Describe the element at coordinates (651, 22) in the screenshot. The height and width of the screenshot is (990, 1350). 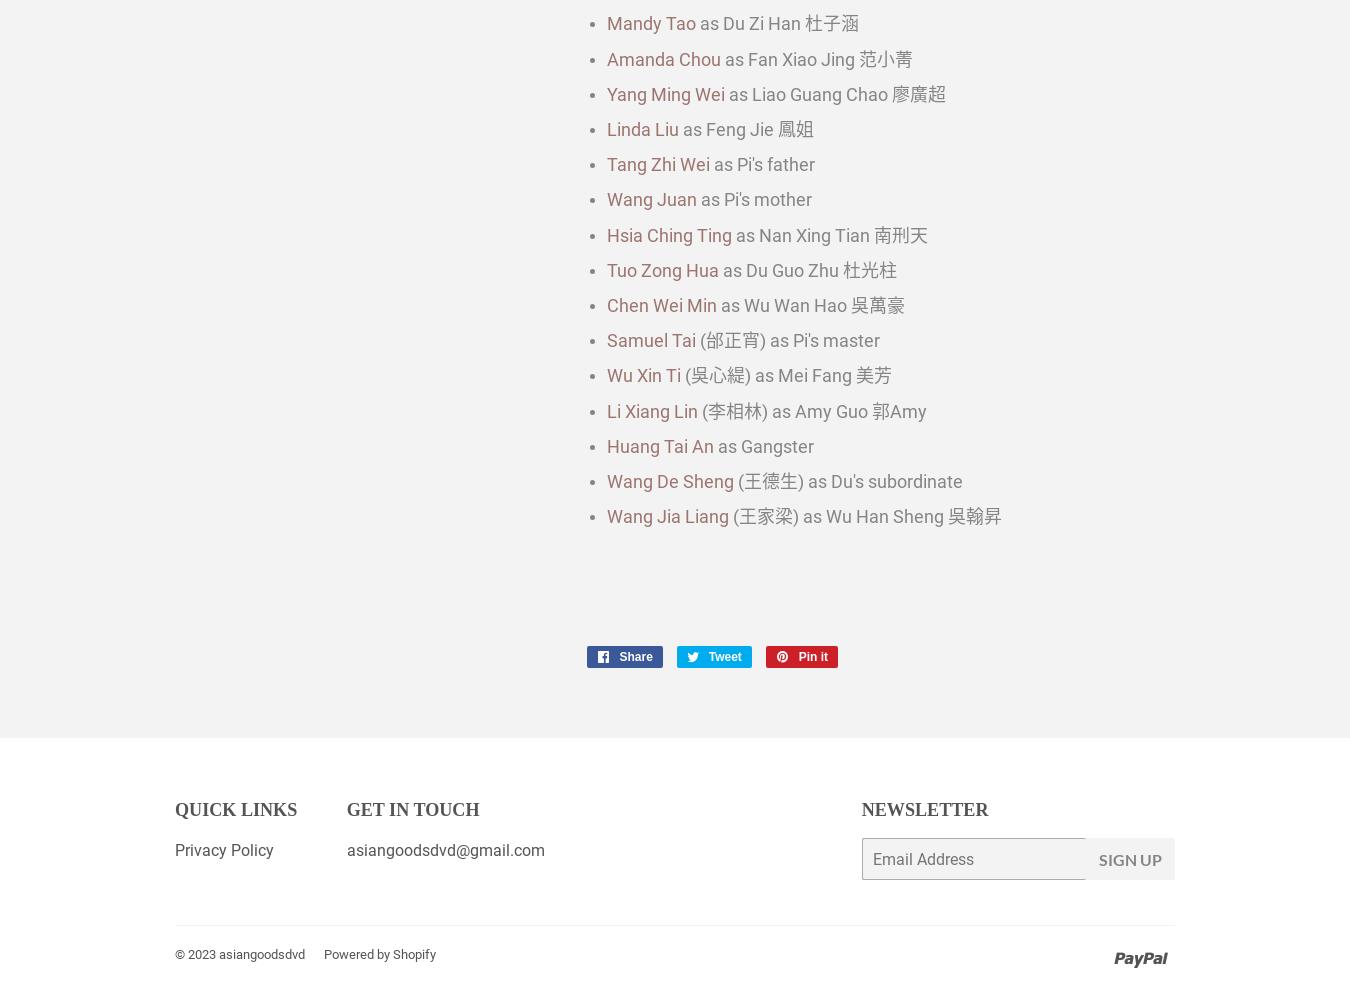
I see `'Mandy Tao'` at that location.